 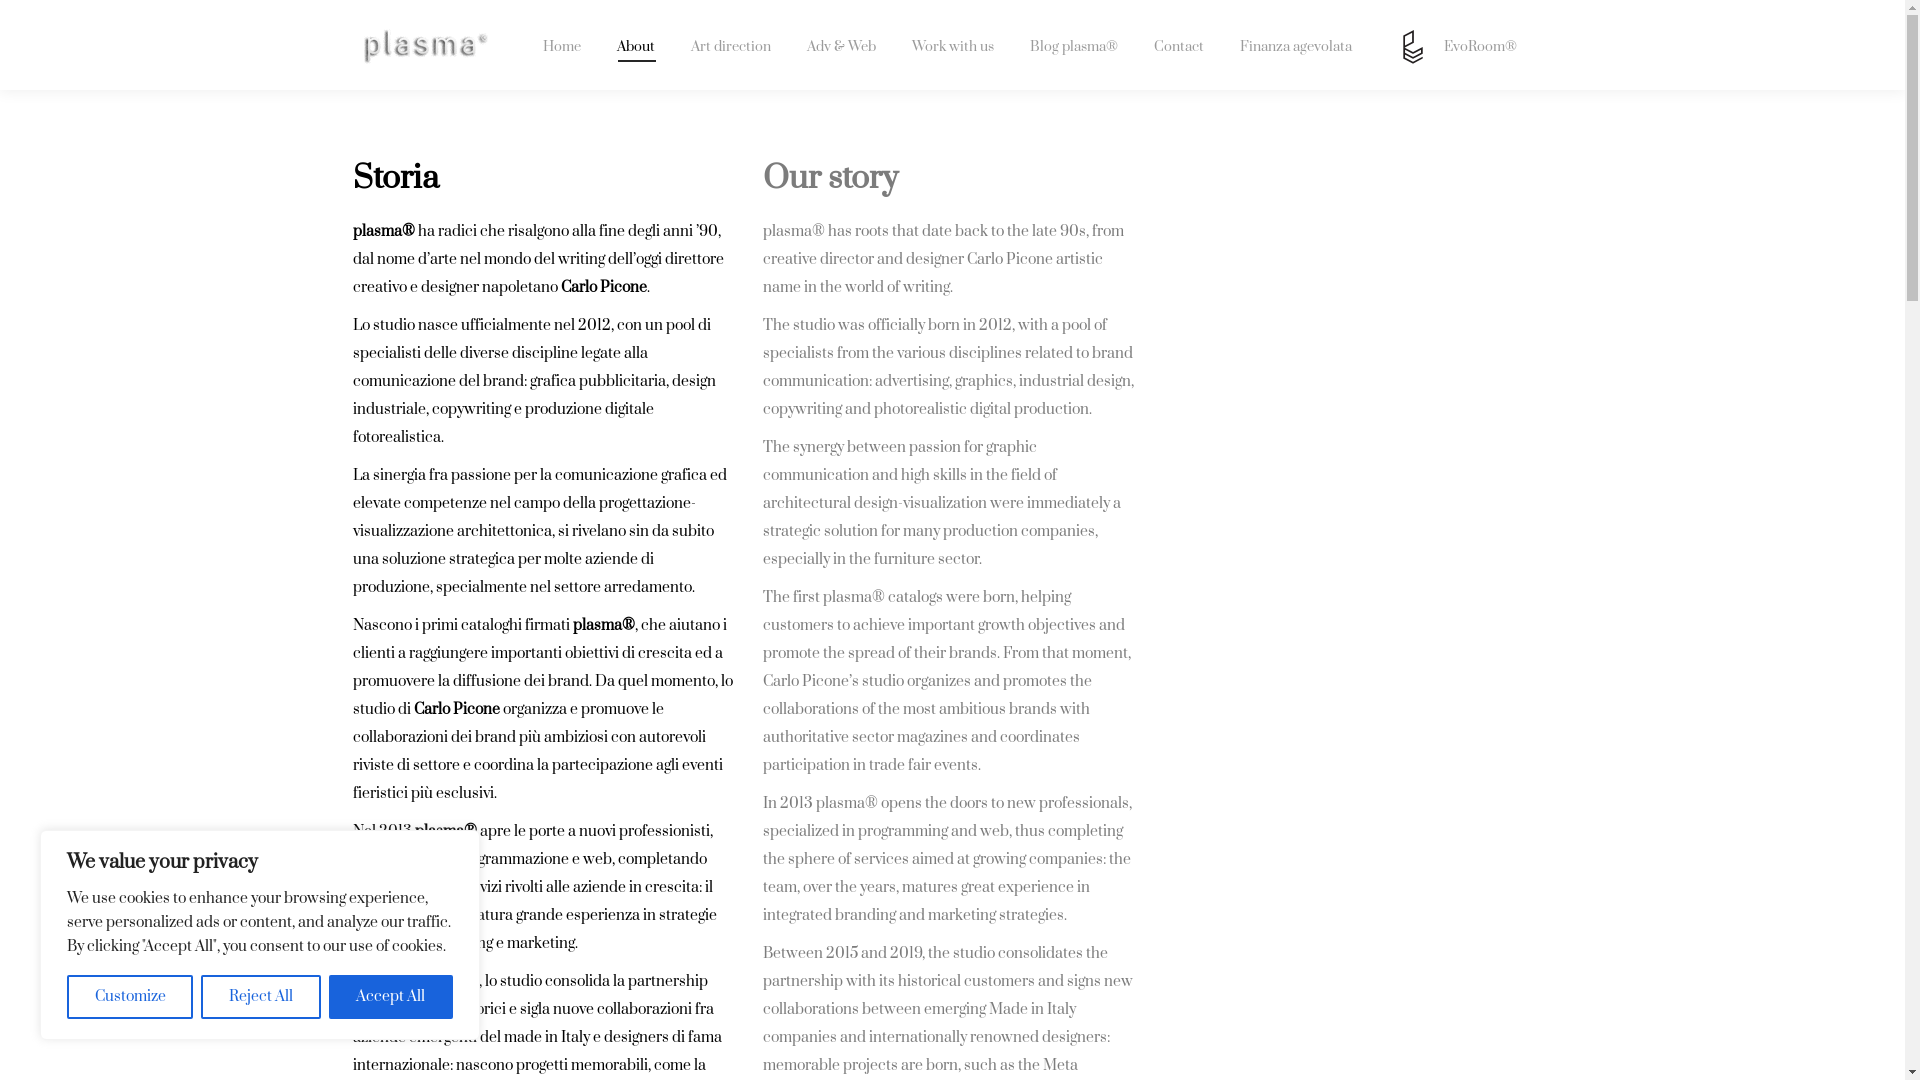 I want to click on 'Reject All', so click(x=259, y=996).